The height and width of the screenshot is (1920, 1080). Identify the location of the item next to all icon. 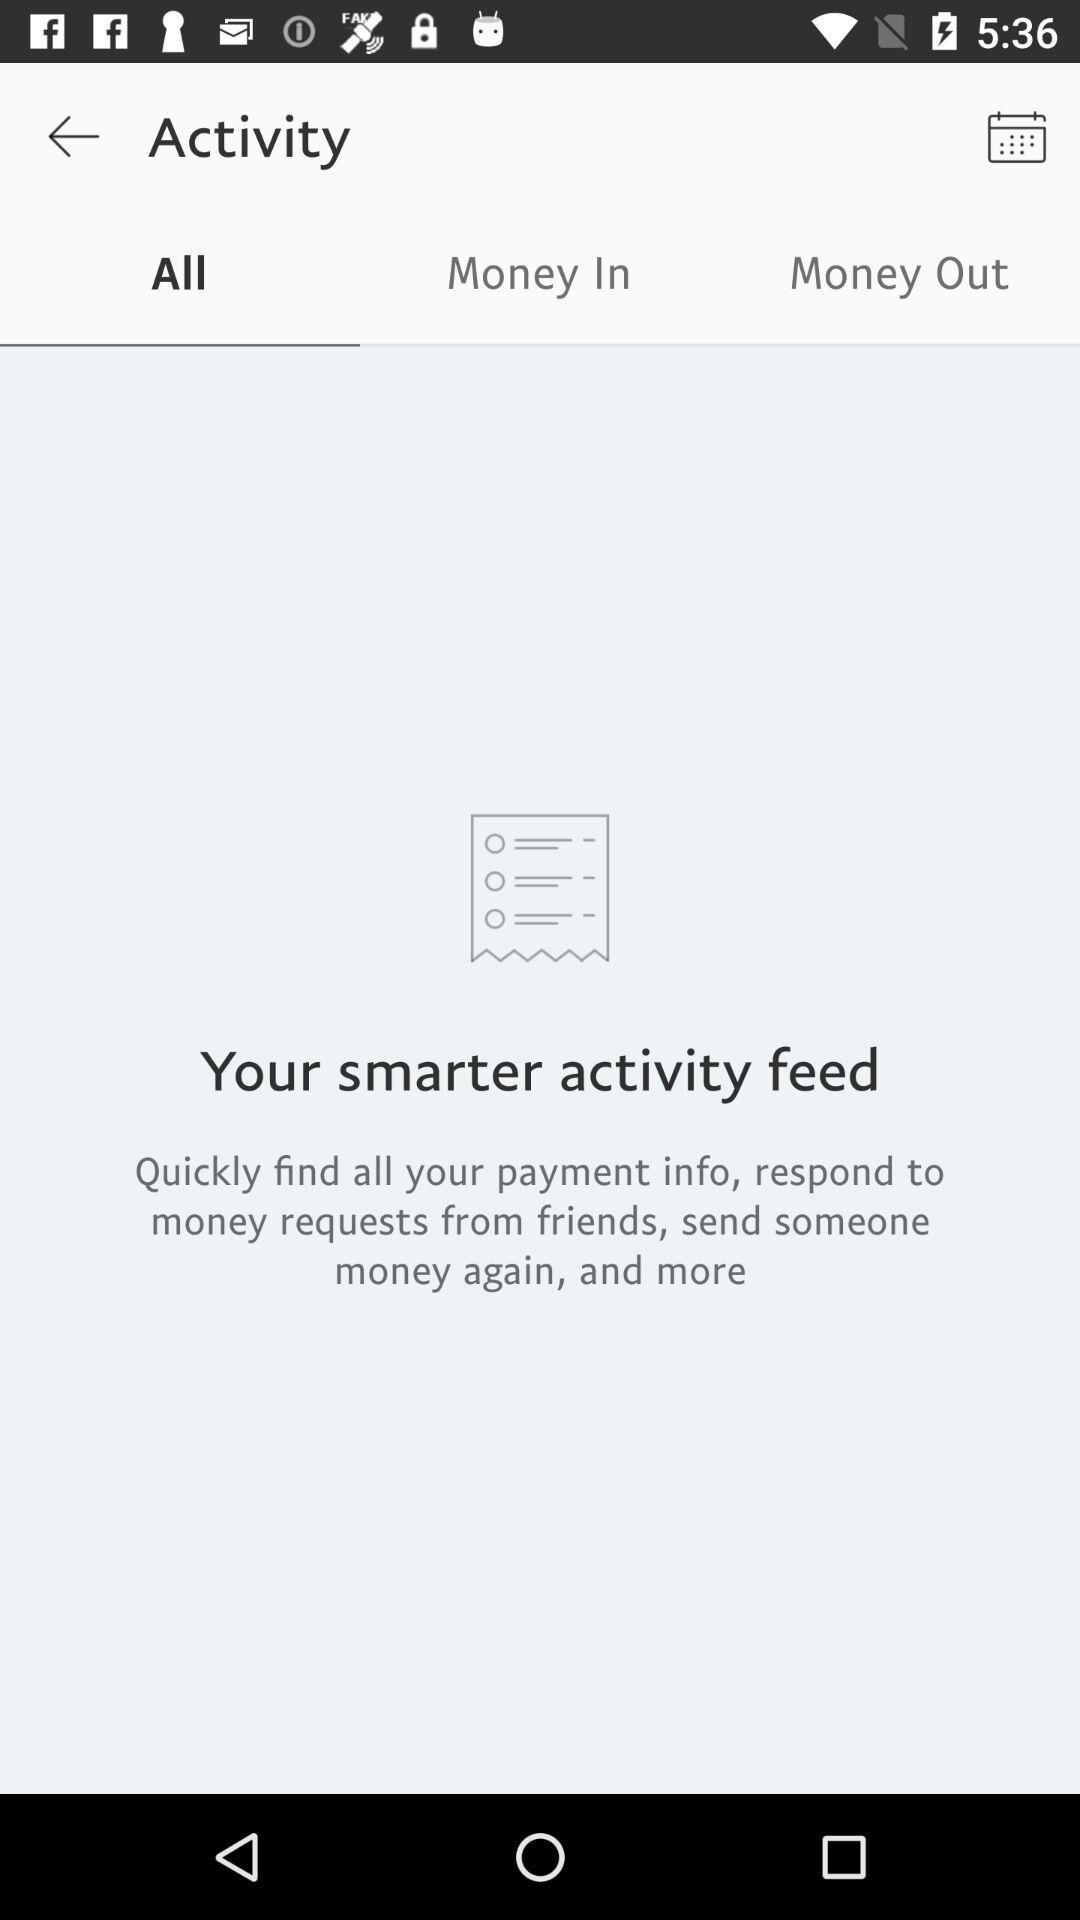
(540, 277).